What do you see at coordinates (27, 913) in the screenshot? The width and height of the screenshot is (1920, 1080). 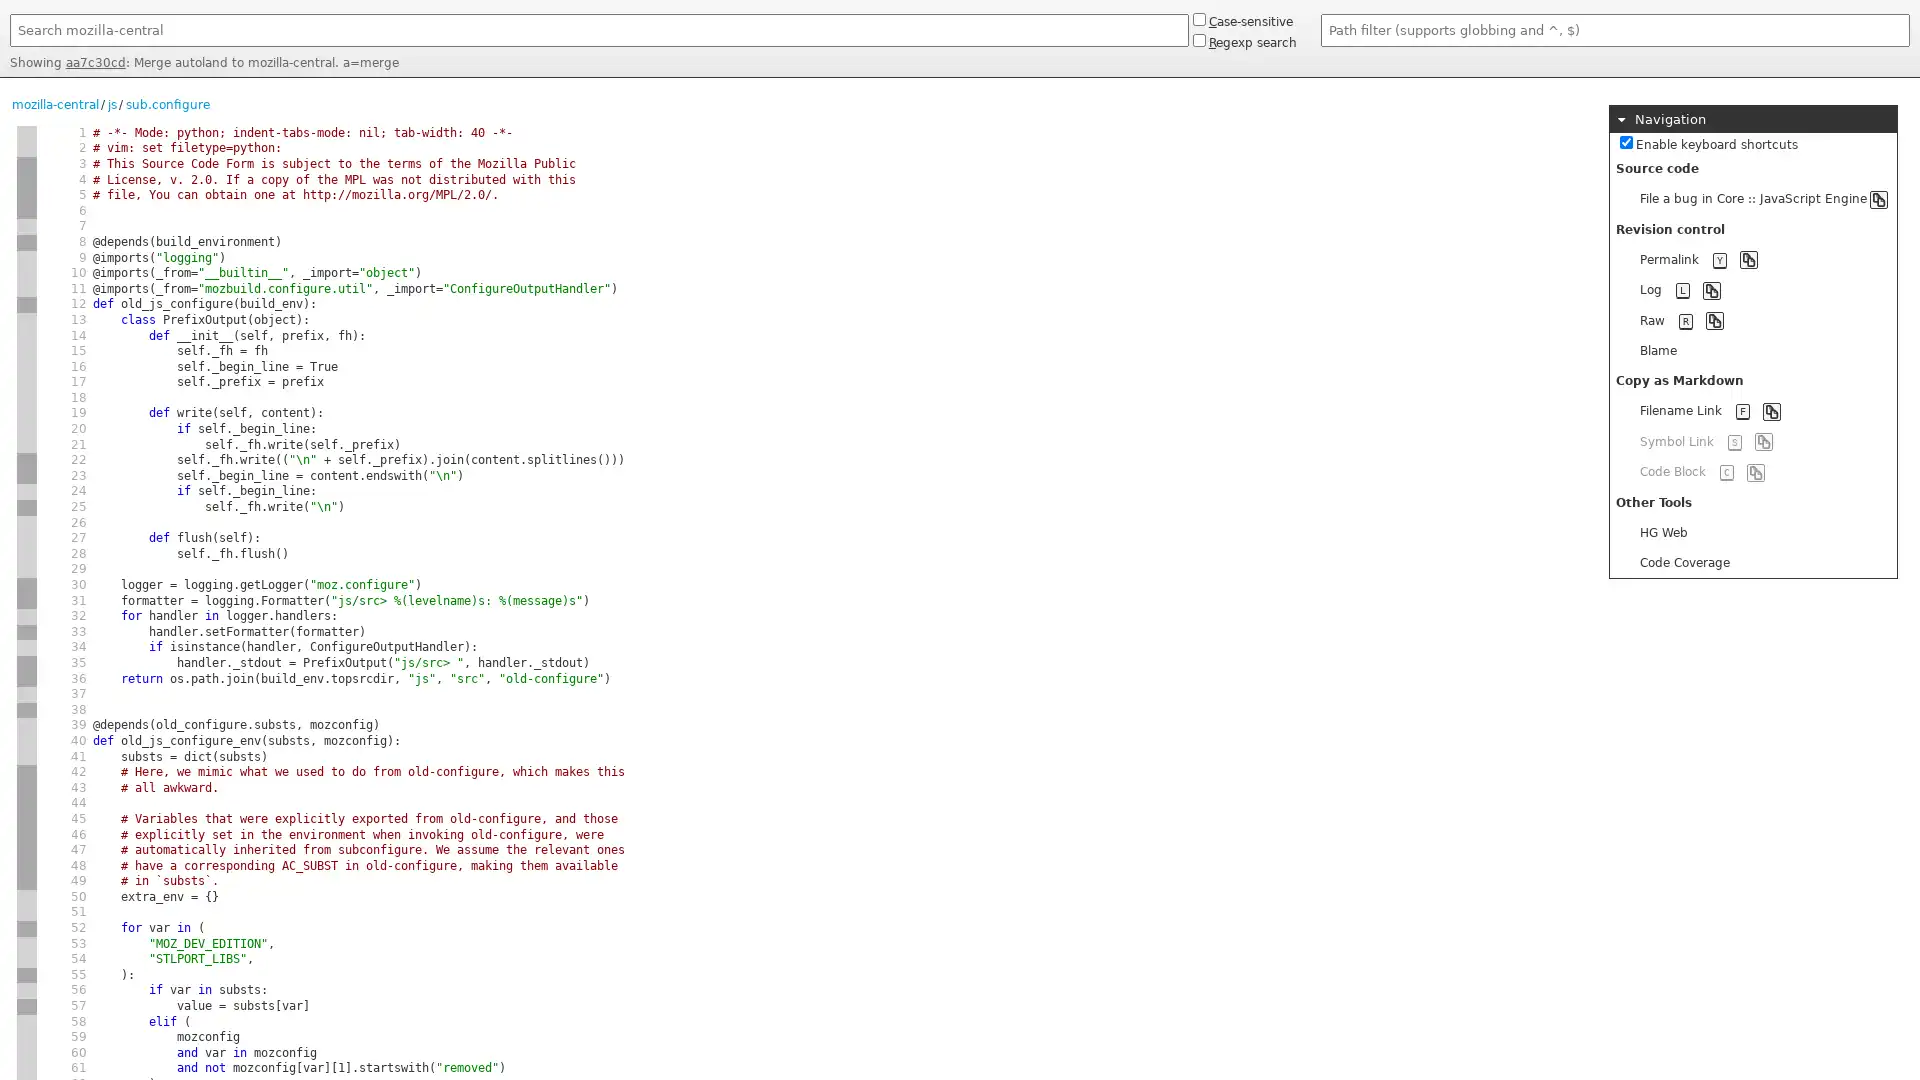 I see `same hash 5` at bounding box center [27, 913].